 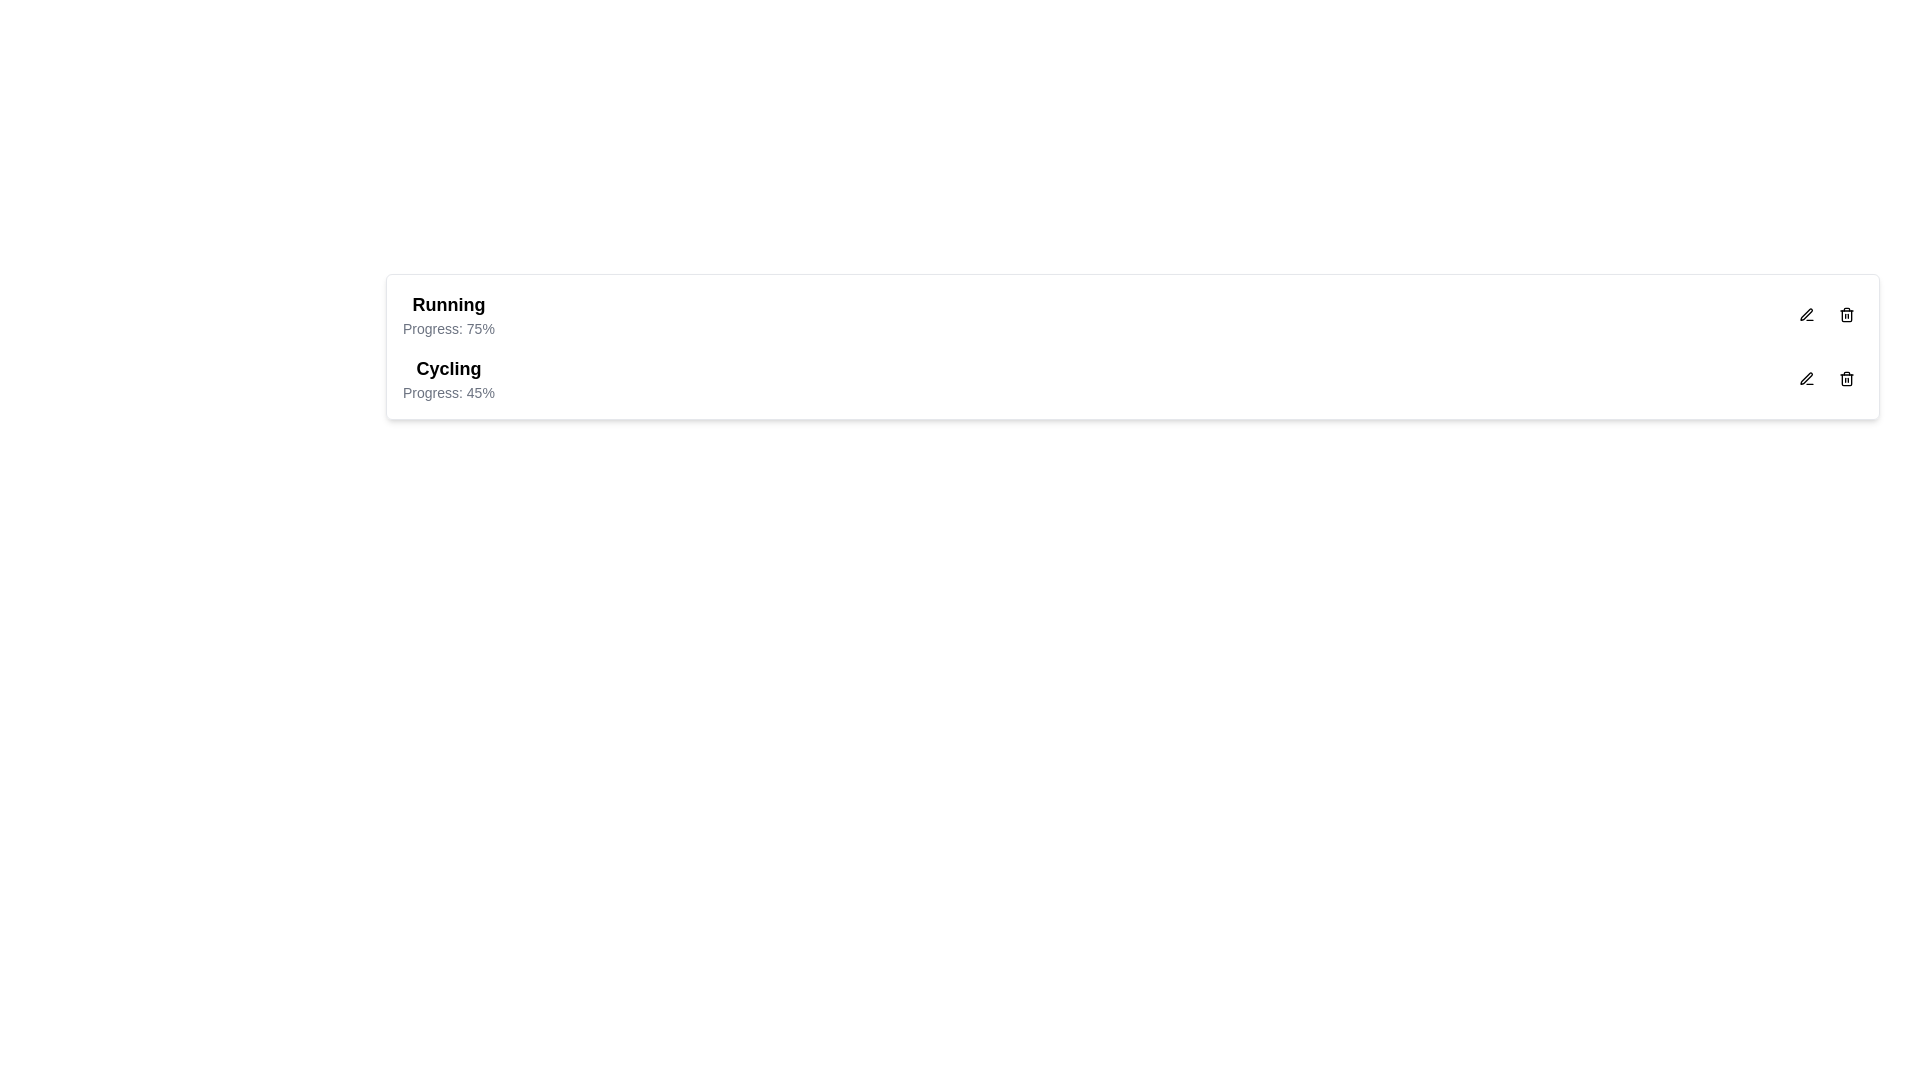 I want to click on the delete button for the 'Cycling' task, so click(x=1846, y=378).